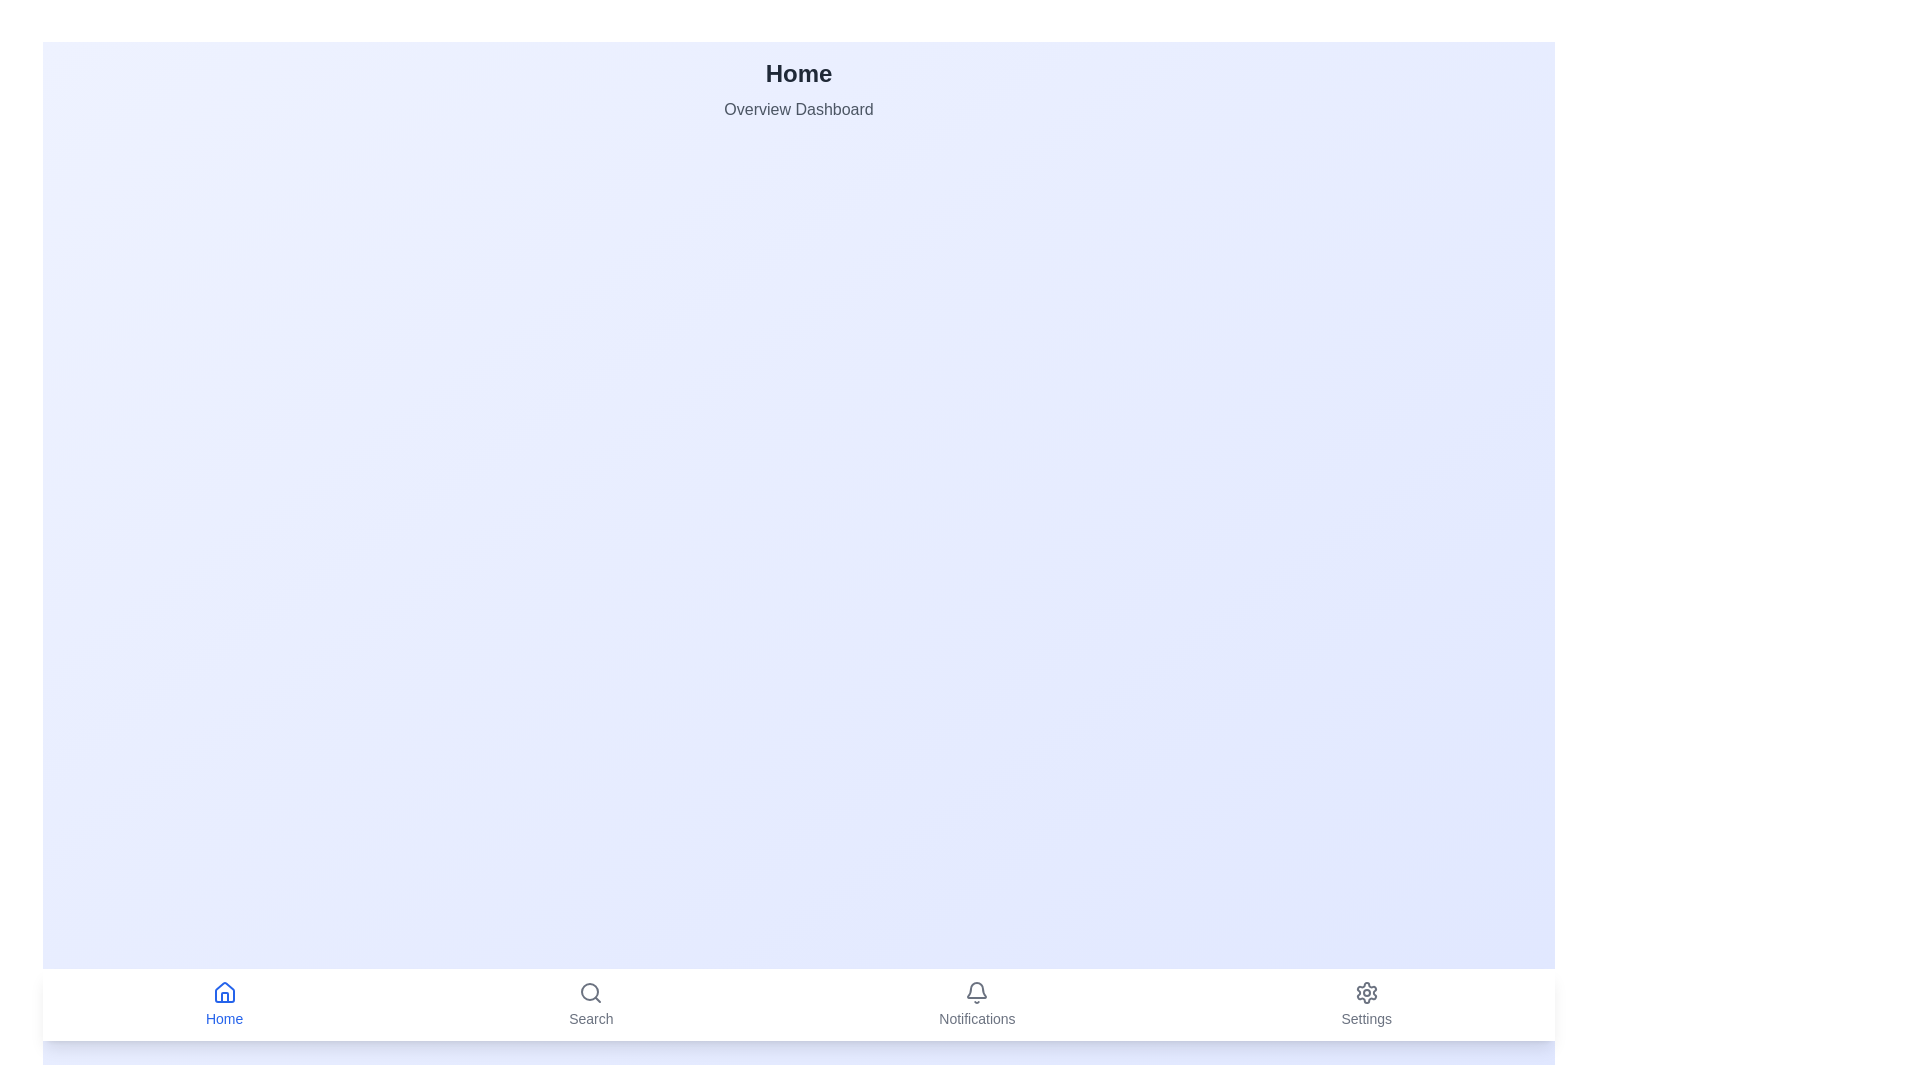  I want to click on the Search tab in the bottom navigation bar to view its title and description, so click(589, 1005).